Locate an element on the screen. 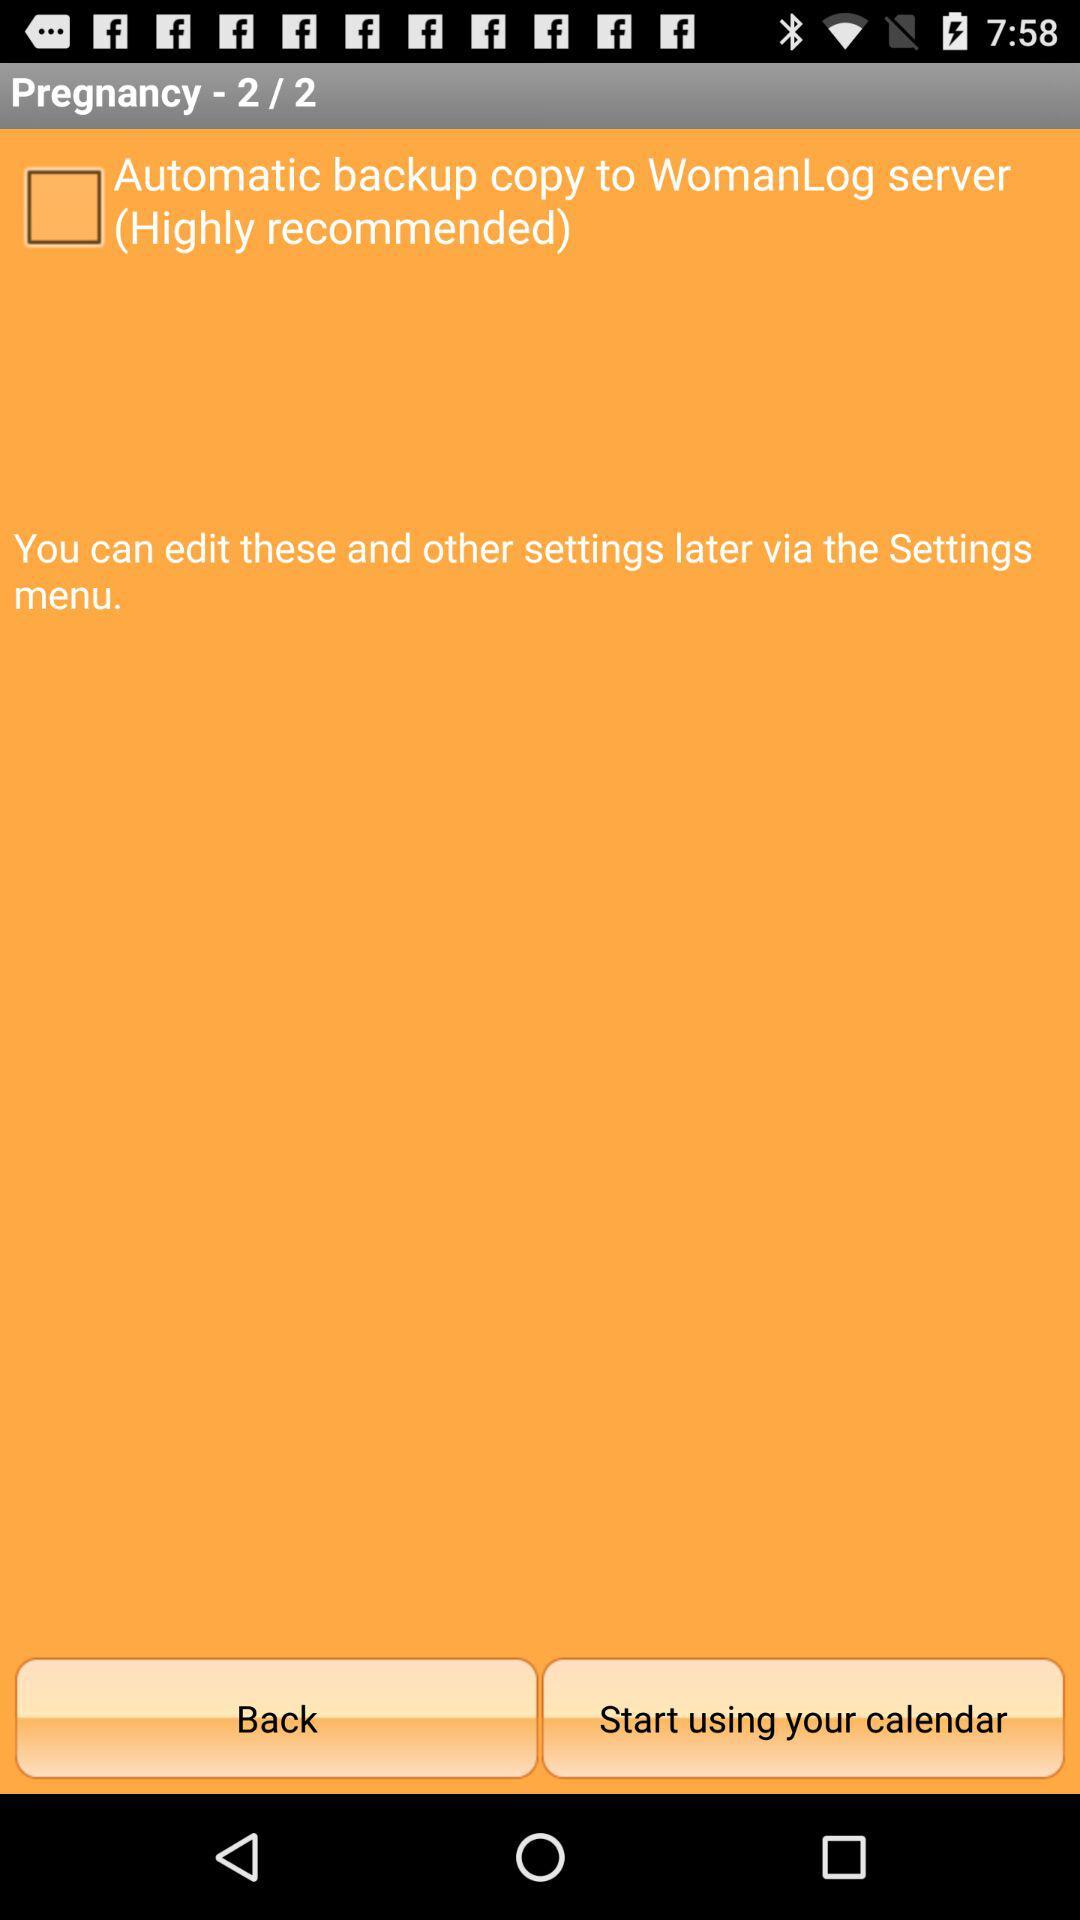 The image size is (1080, 1920). the item to the left of start using your item is located at coordinates (276, 1717).